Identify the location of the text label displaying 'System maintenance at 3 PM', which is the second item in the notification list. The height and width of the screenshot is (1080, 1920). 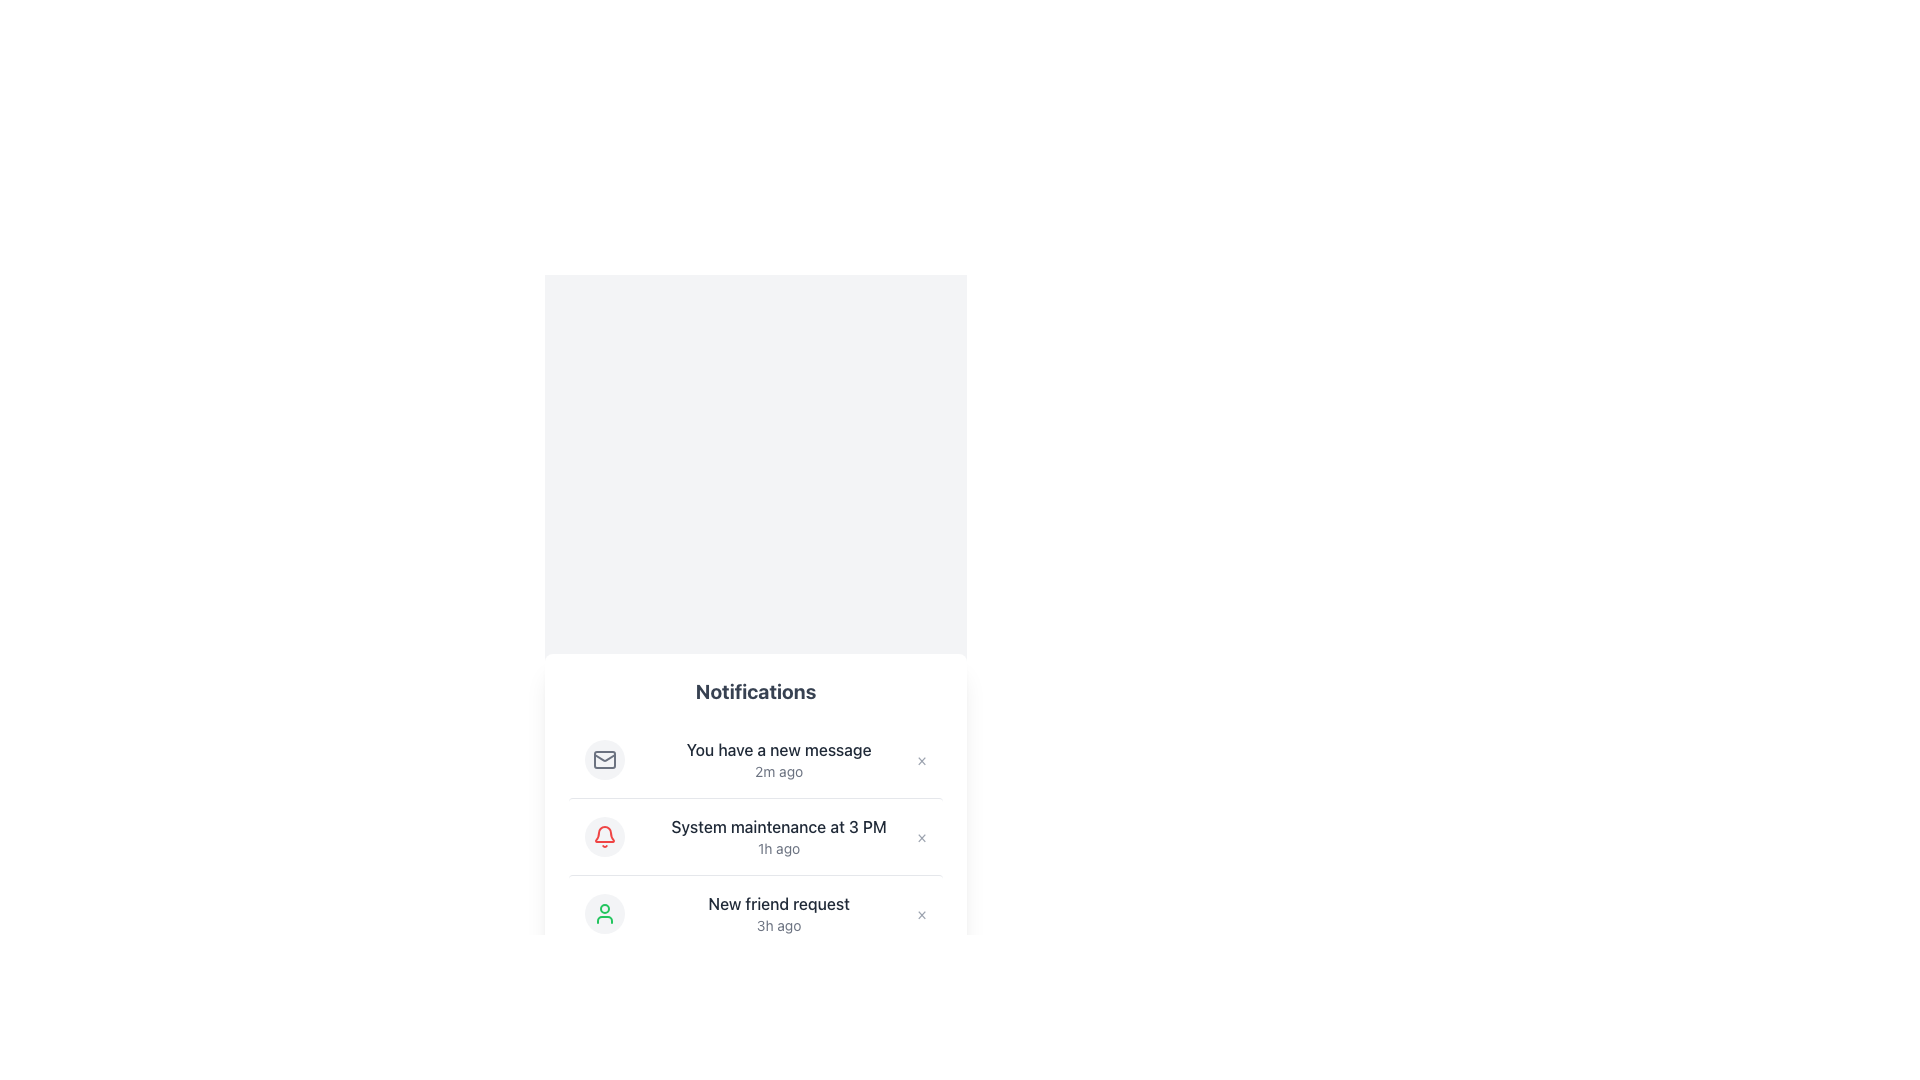
(778, 826).